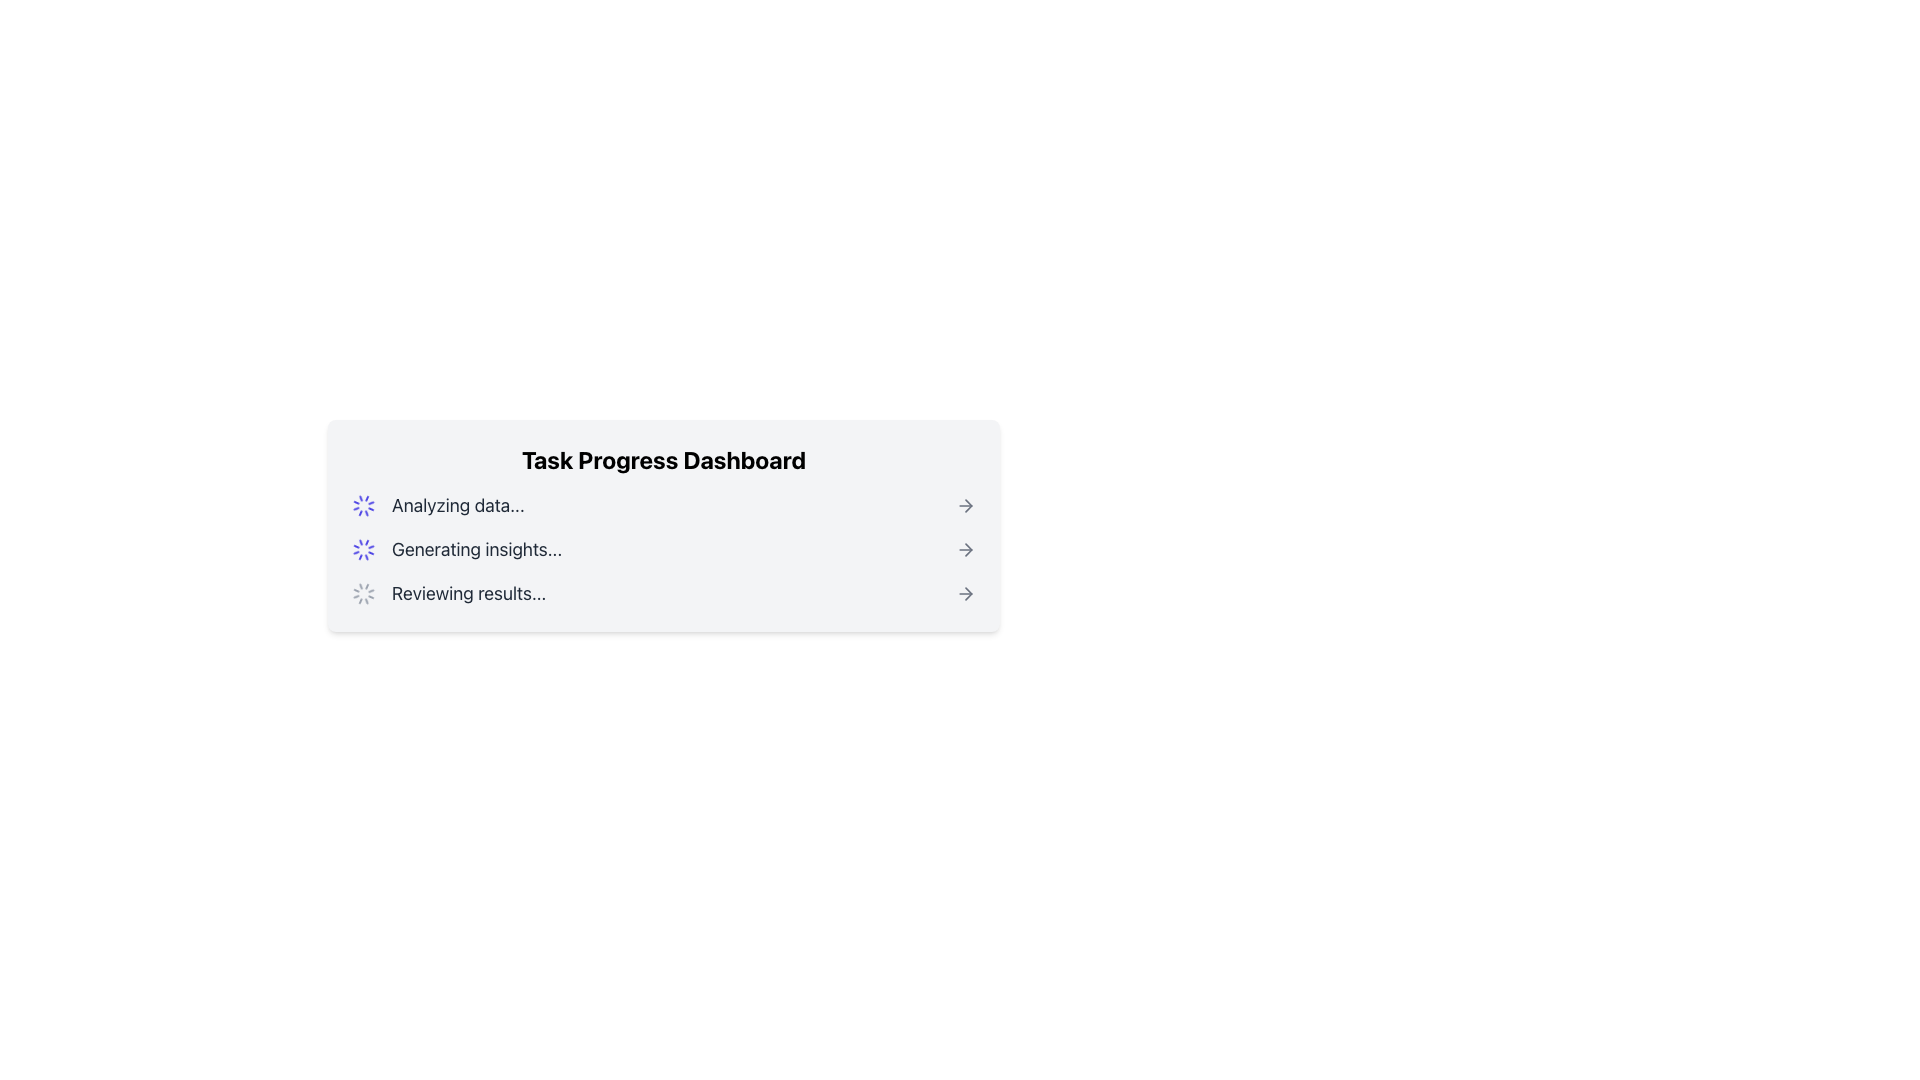 The image size is (1920, 1080). Describe the element at coordinates (663, 550) in the screenshot. I see `the Status item that indicates the current stage in the task progress dashboard, positioned between 'Analyzing data...' and 'Reviewing results...'` at that location.